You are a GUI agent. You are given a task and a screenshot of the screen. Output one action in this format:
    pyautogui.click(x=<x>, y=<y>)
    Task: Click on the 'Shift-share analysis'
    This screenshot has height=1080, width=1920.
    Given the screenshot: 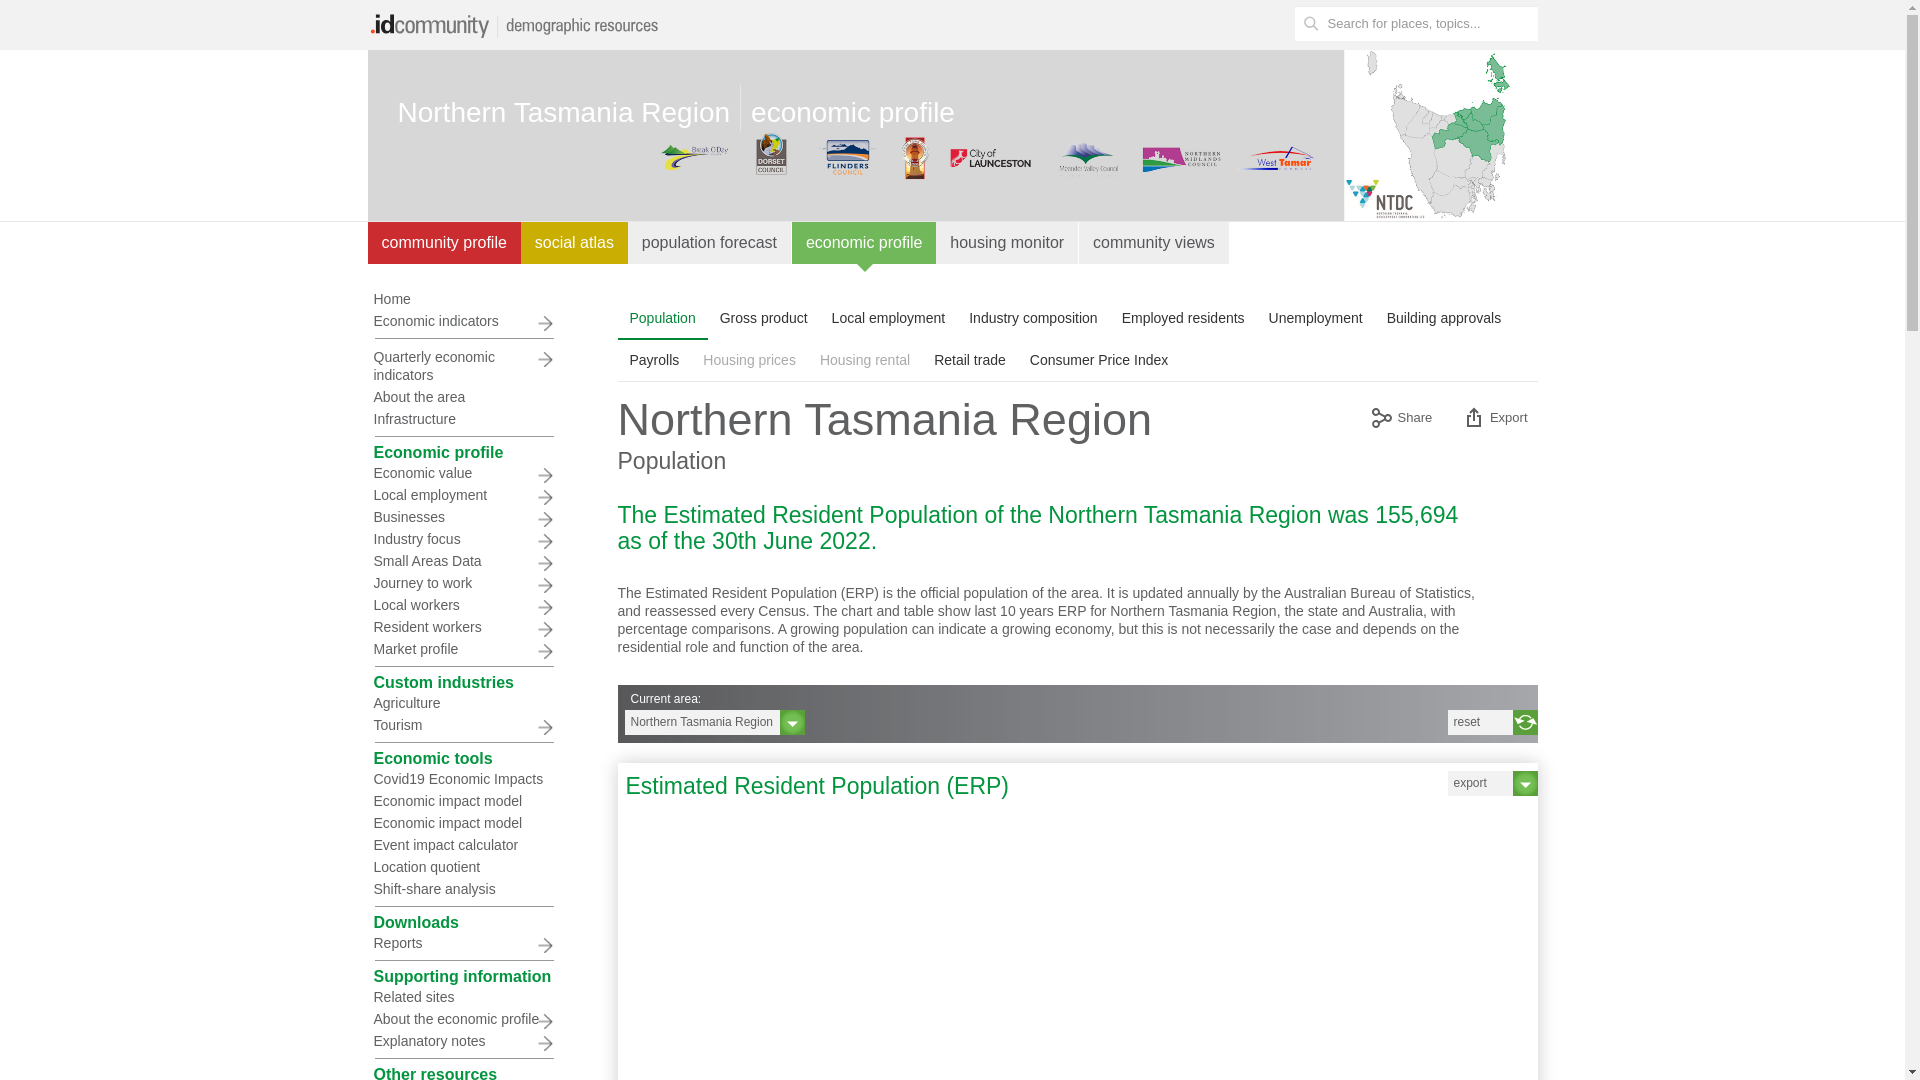 What is the action you would take?
    pyautogui.click(x=461, y=887)
    